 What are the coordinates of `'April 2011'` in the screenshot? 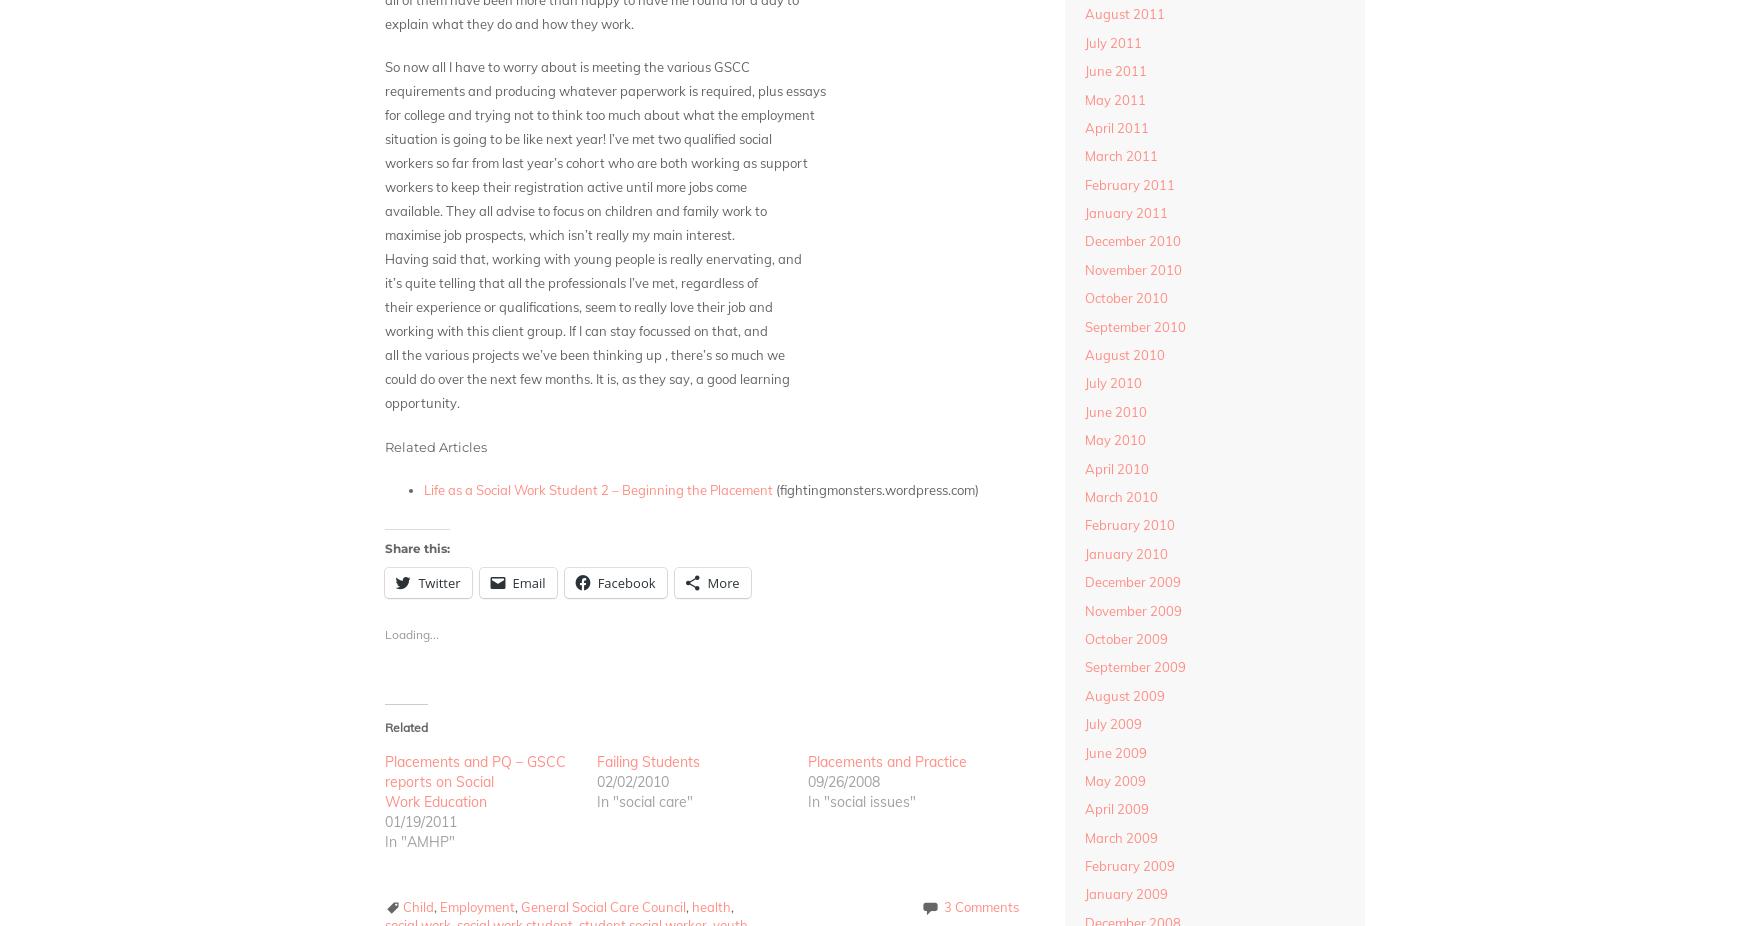 It's located at (1115, 125).